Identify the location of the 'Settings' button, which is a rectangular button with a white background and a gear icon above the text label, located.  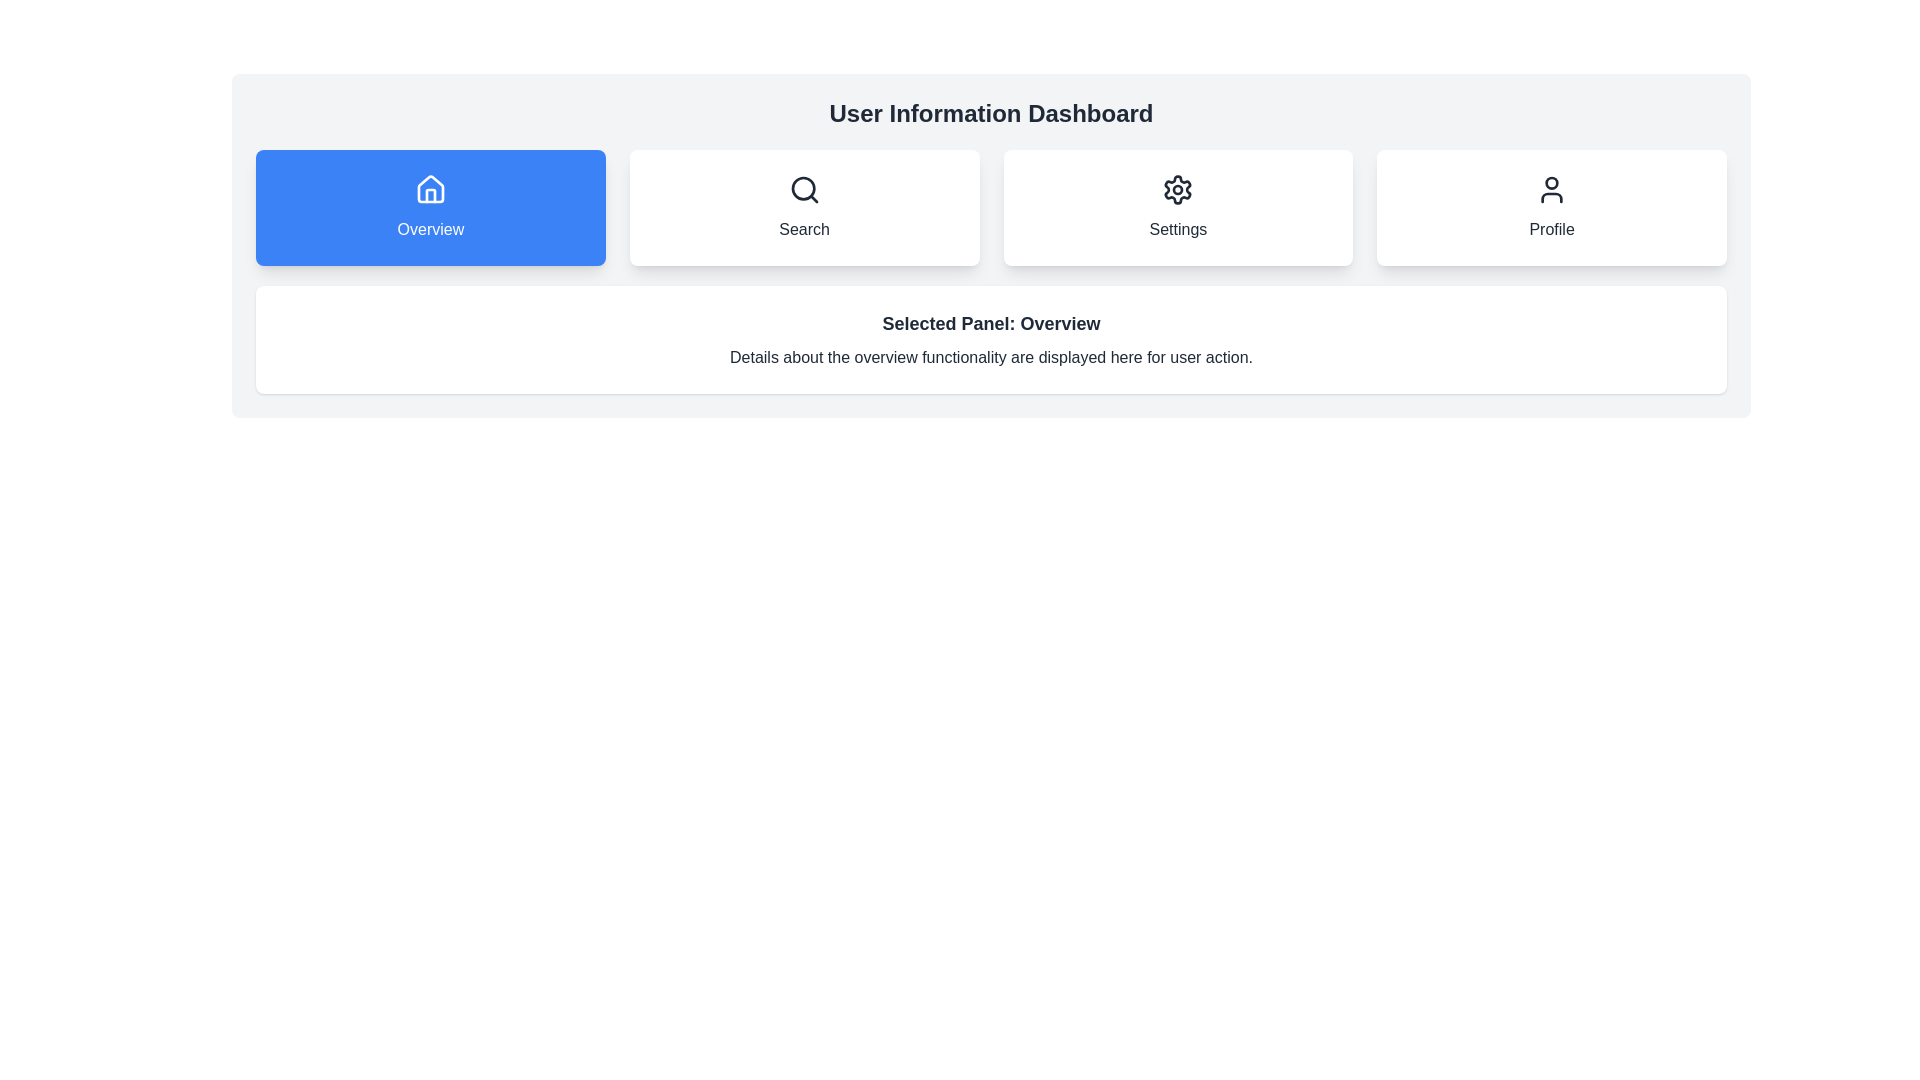
(1178, 208).